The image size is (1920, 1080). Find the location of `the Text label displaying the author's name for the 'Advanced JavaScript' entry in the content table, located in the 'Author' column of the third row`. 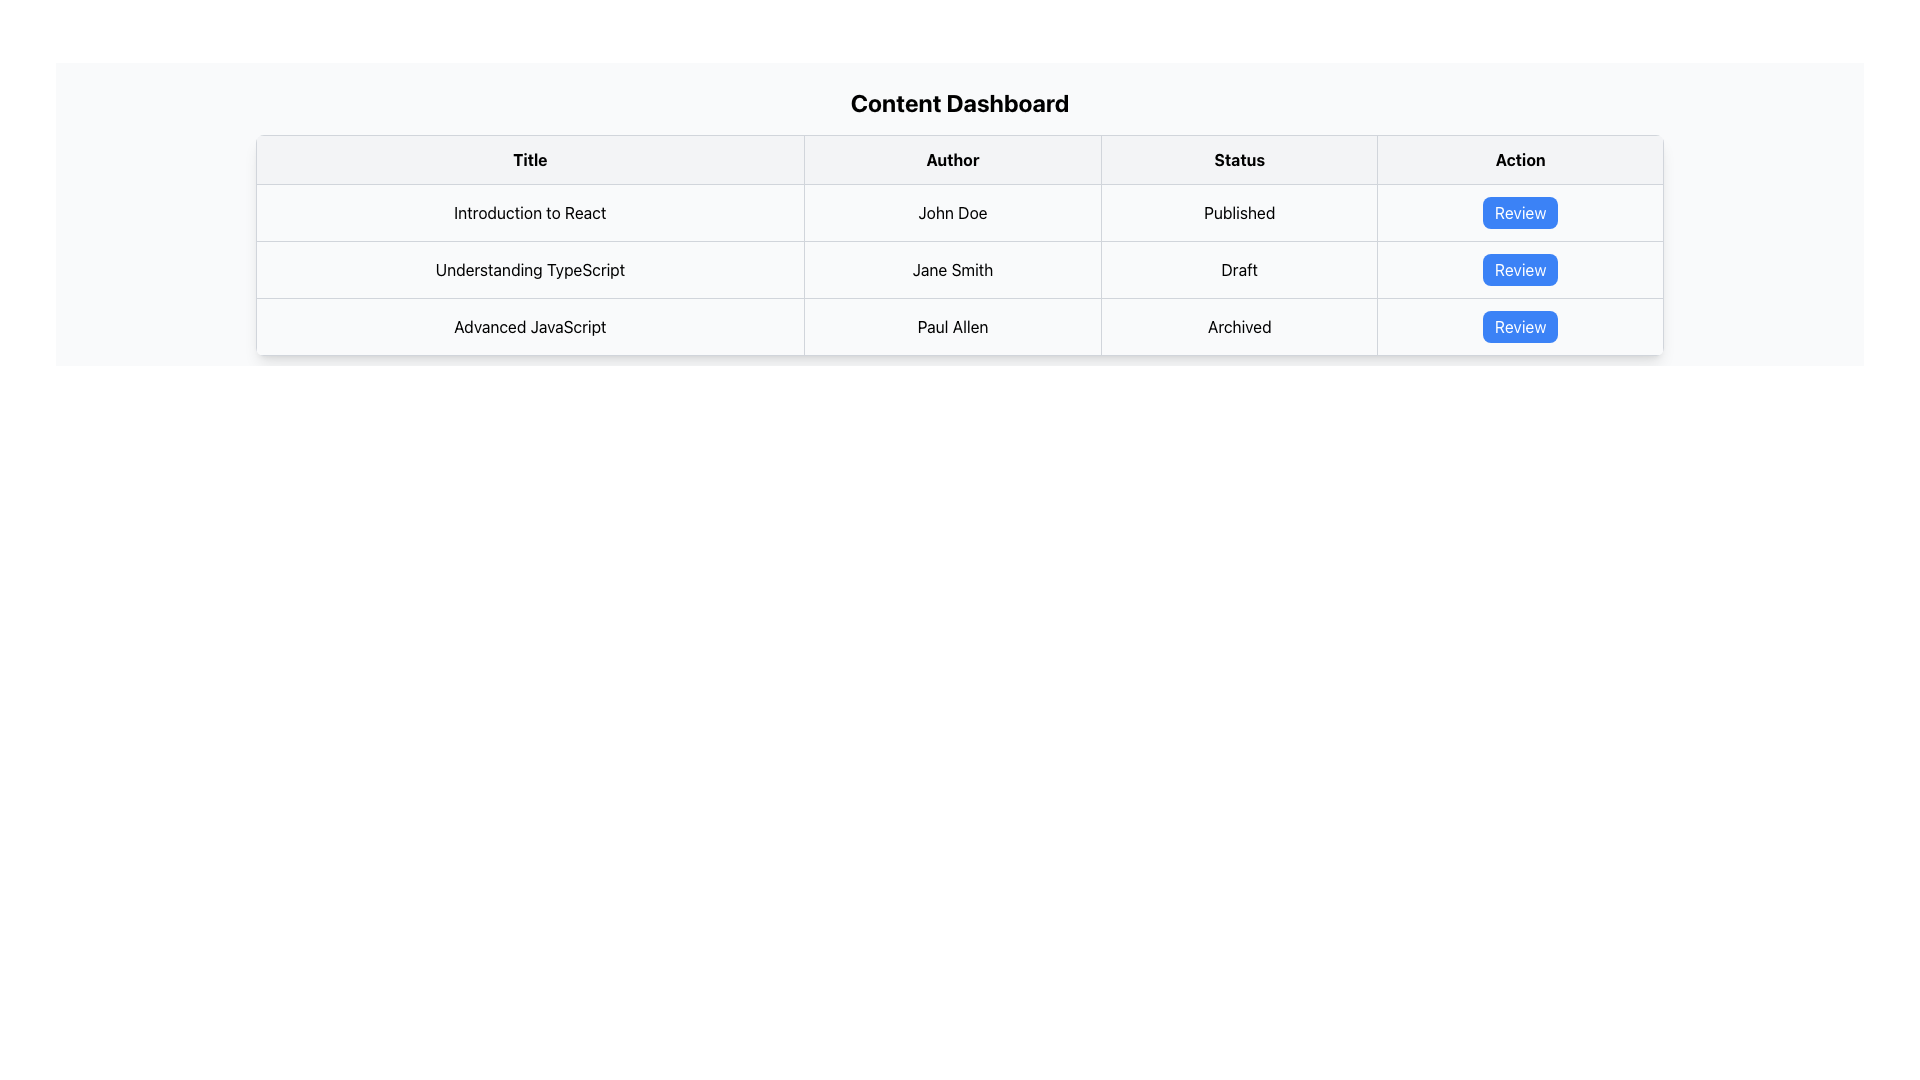

the Text label displaying the author's name for the 'Advanced JavaScript' entry in the content table, located in the 'Author' column of the third row is located at coordinates (951, 326).